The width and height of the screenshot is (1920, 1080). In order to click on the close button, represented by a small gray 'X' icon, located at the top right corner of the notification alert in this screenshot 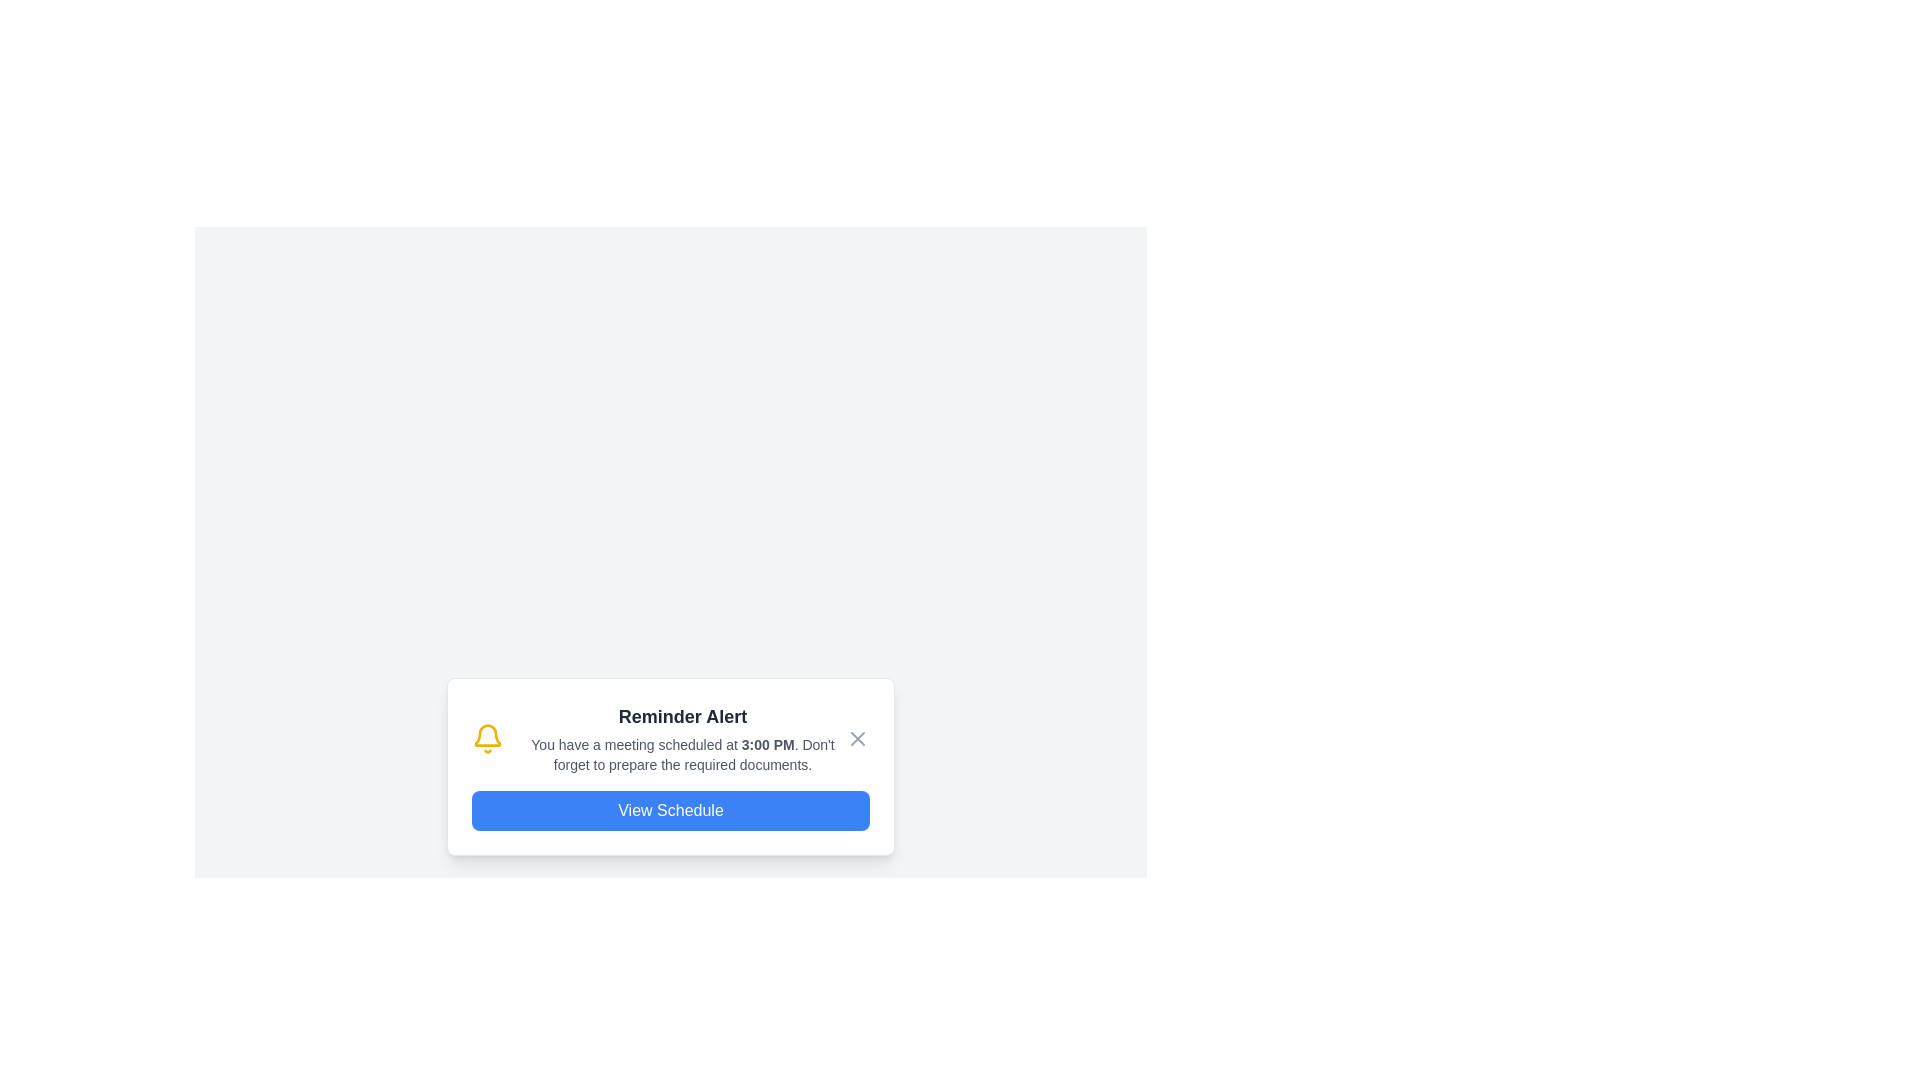, I will do `click(858, 739)`.